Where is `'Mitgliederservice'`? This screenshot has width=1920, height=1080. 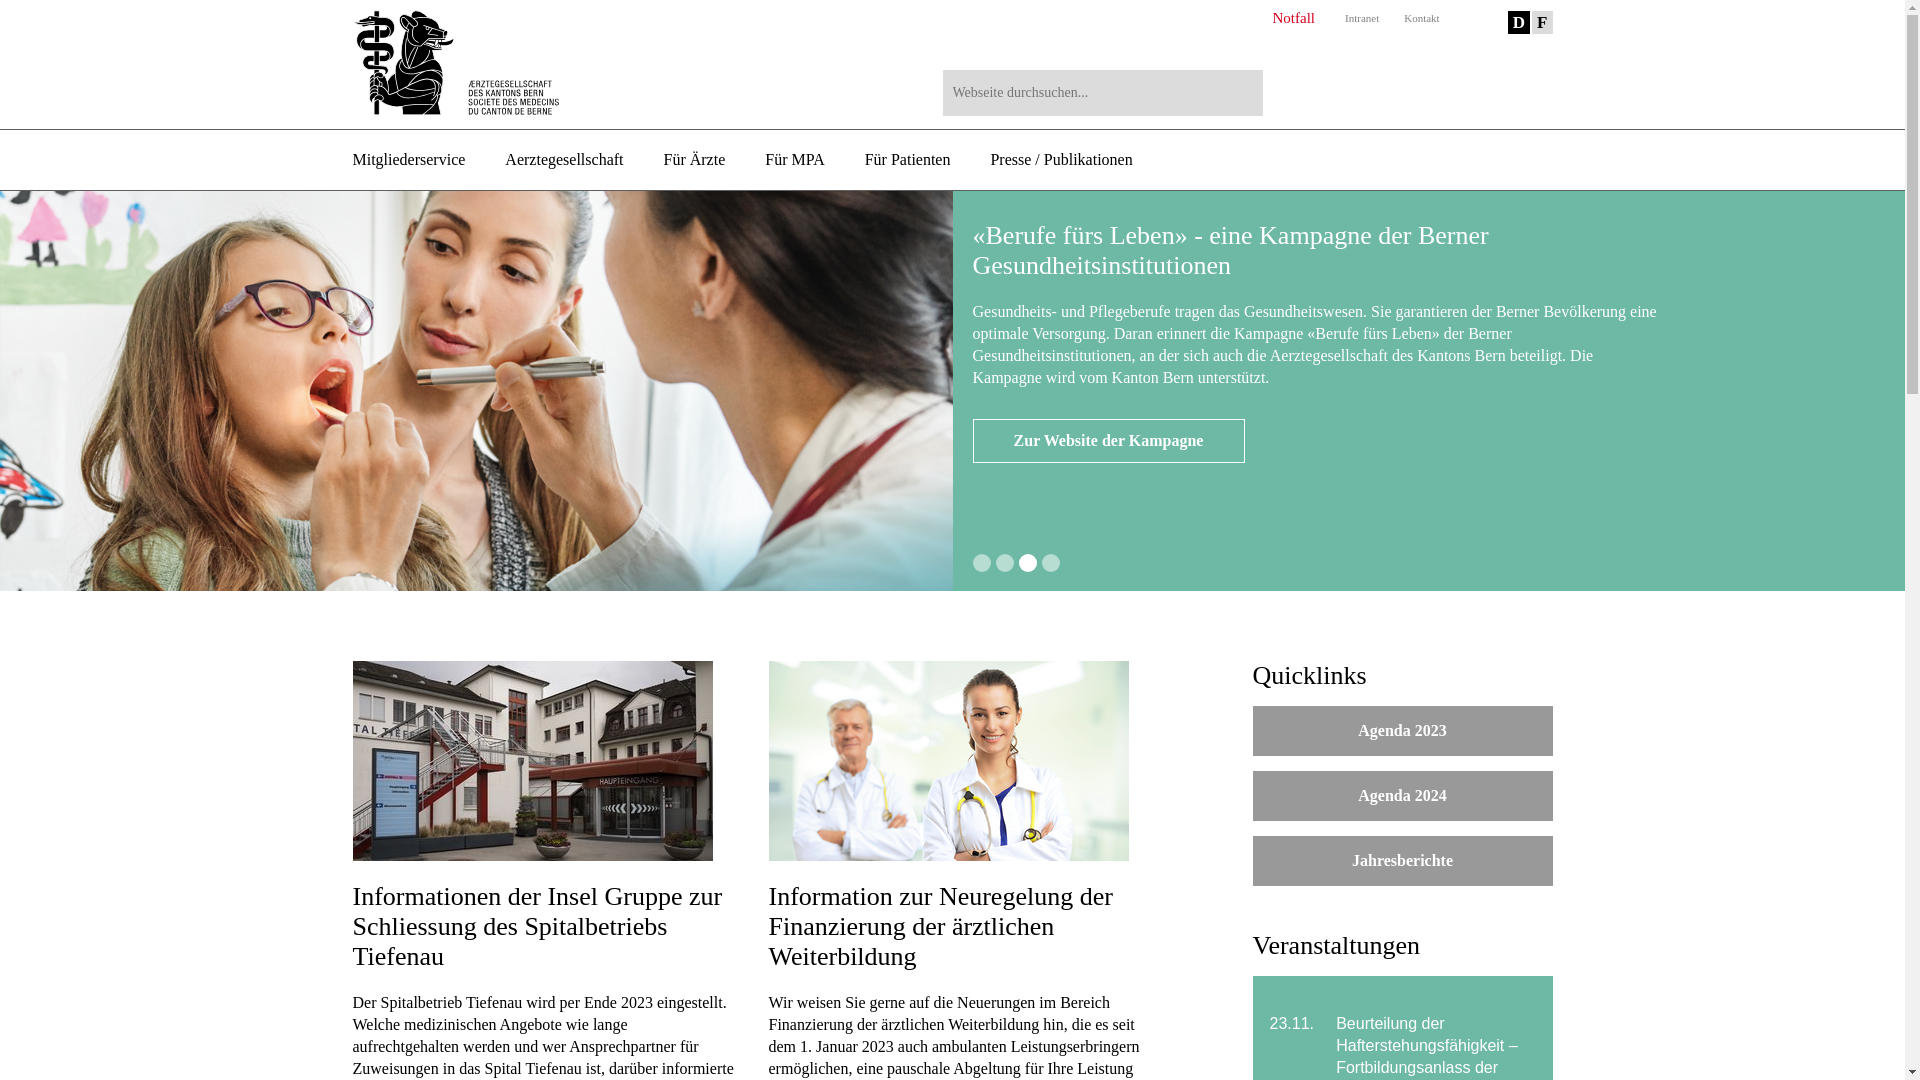
'Mitgliederservice' is located at coordinates (351, 158).